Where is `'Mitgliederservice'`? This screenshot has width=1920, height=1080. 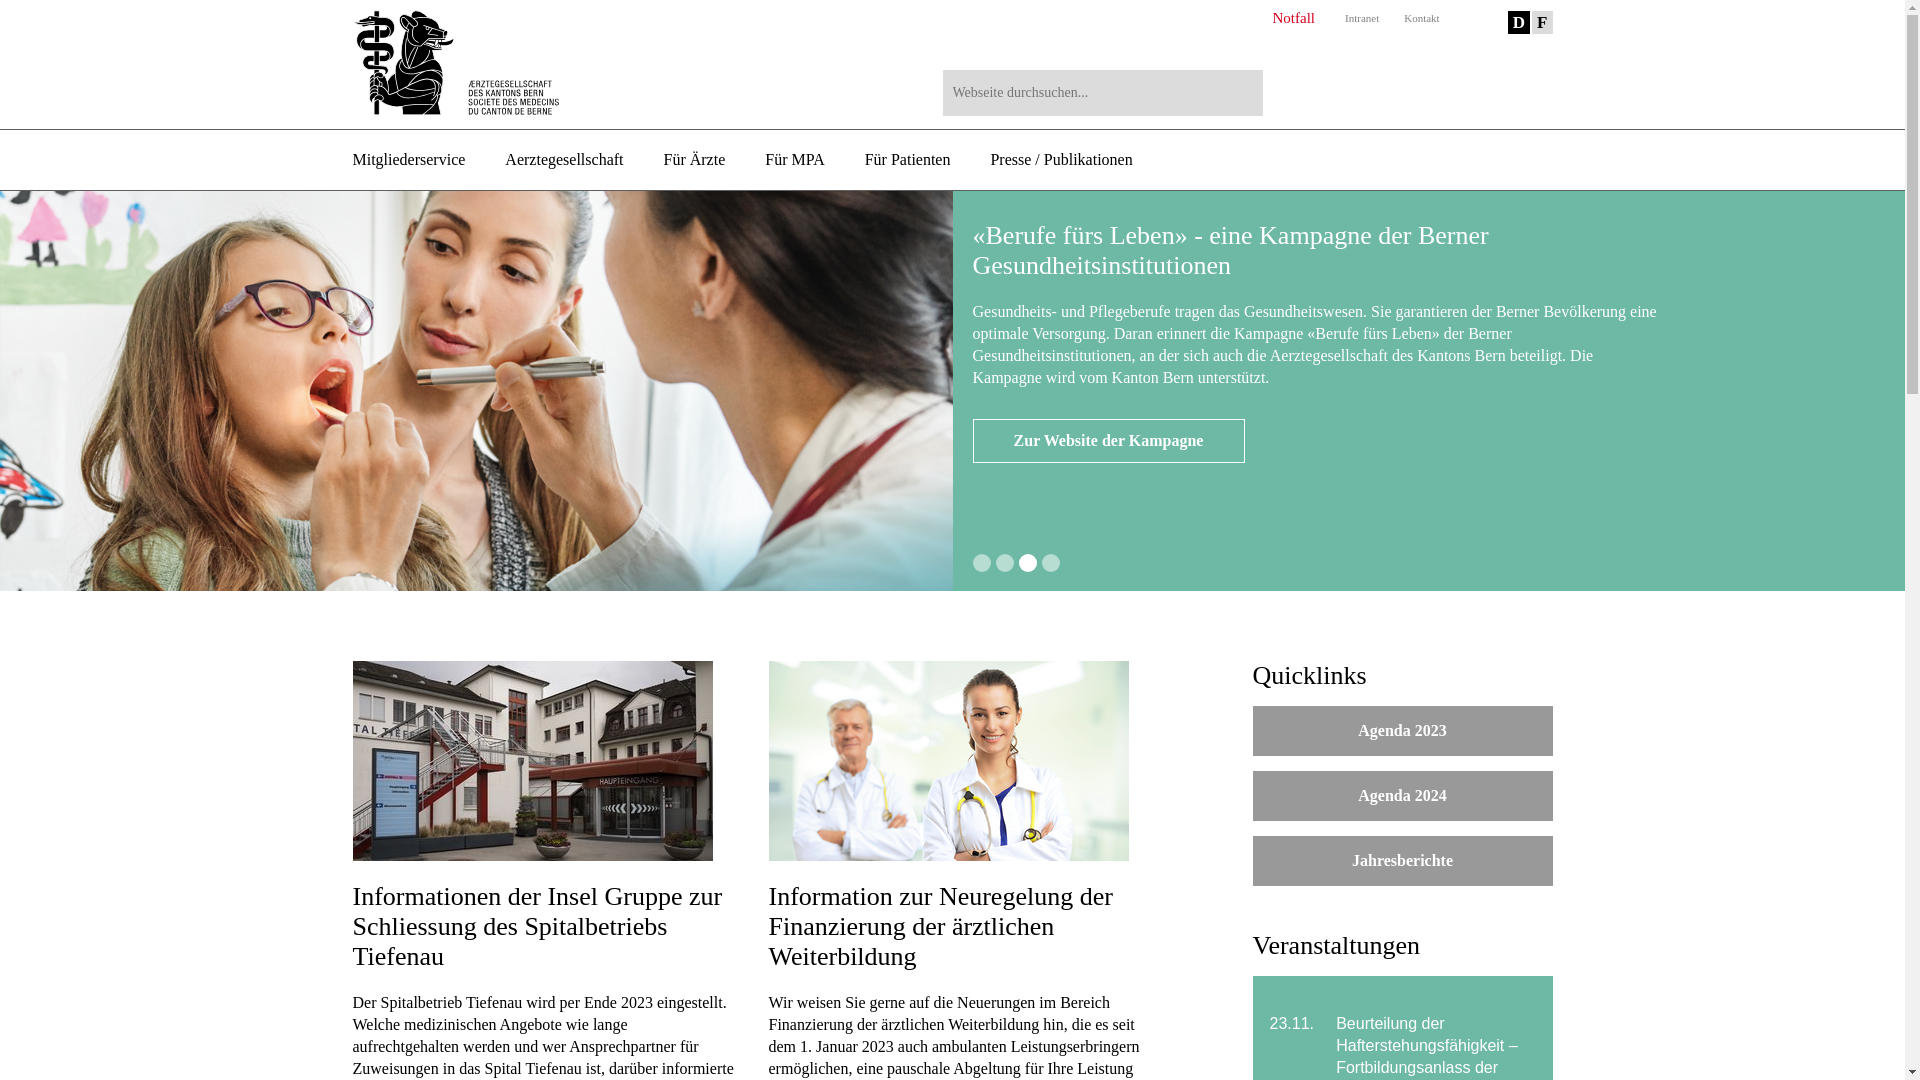
'Mitgliederservice' is located at coordinates (351, 158).